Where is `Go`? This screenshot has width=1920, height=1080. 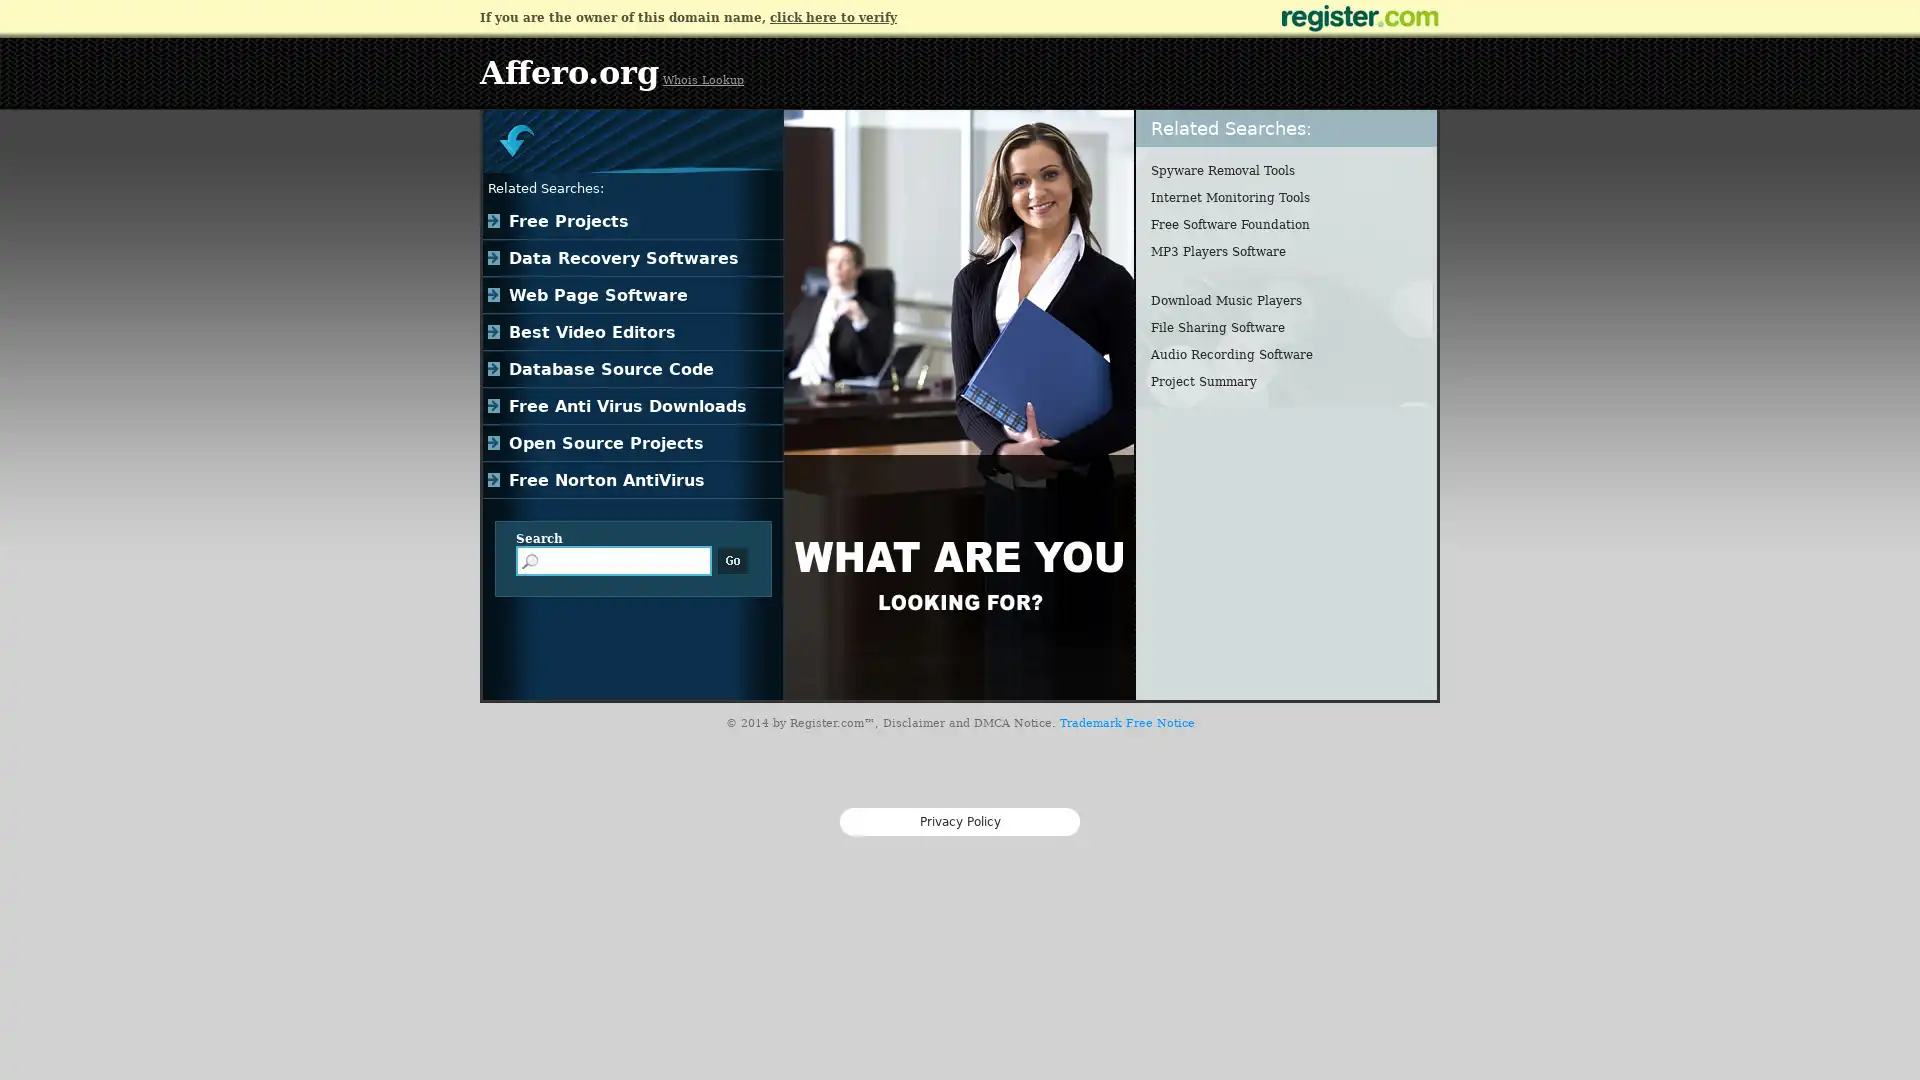 Go is located at coordinates (732, 560).